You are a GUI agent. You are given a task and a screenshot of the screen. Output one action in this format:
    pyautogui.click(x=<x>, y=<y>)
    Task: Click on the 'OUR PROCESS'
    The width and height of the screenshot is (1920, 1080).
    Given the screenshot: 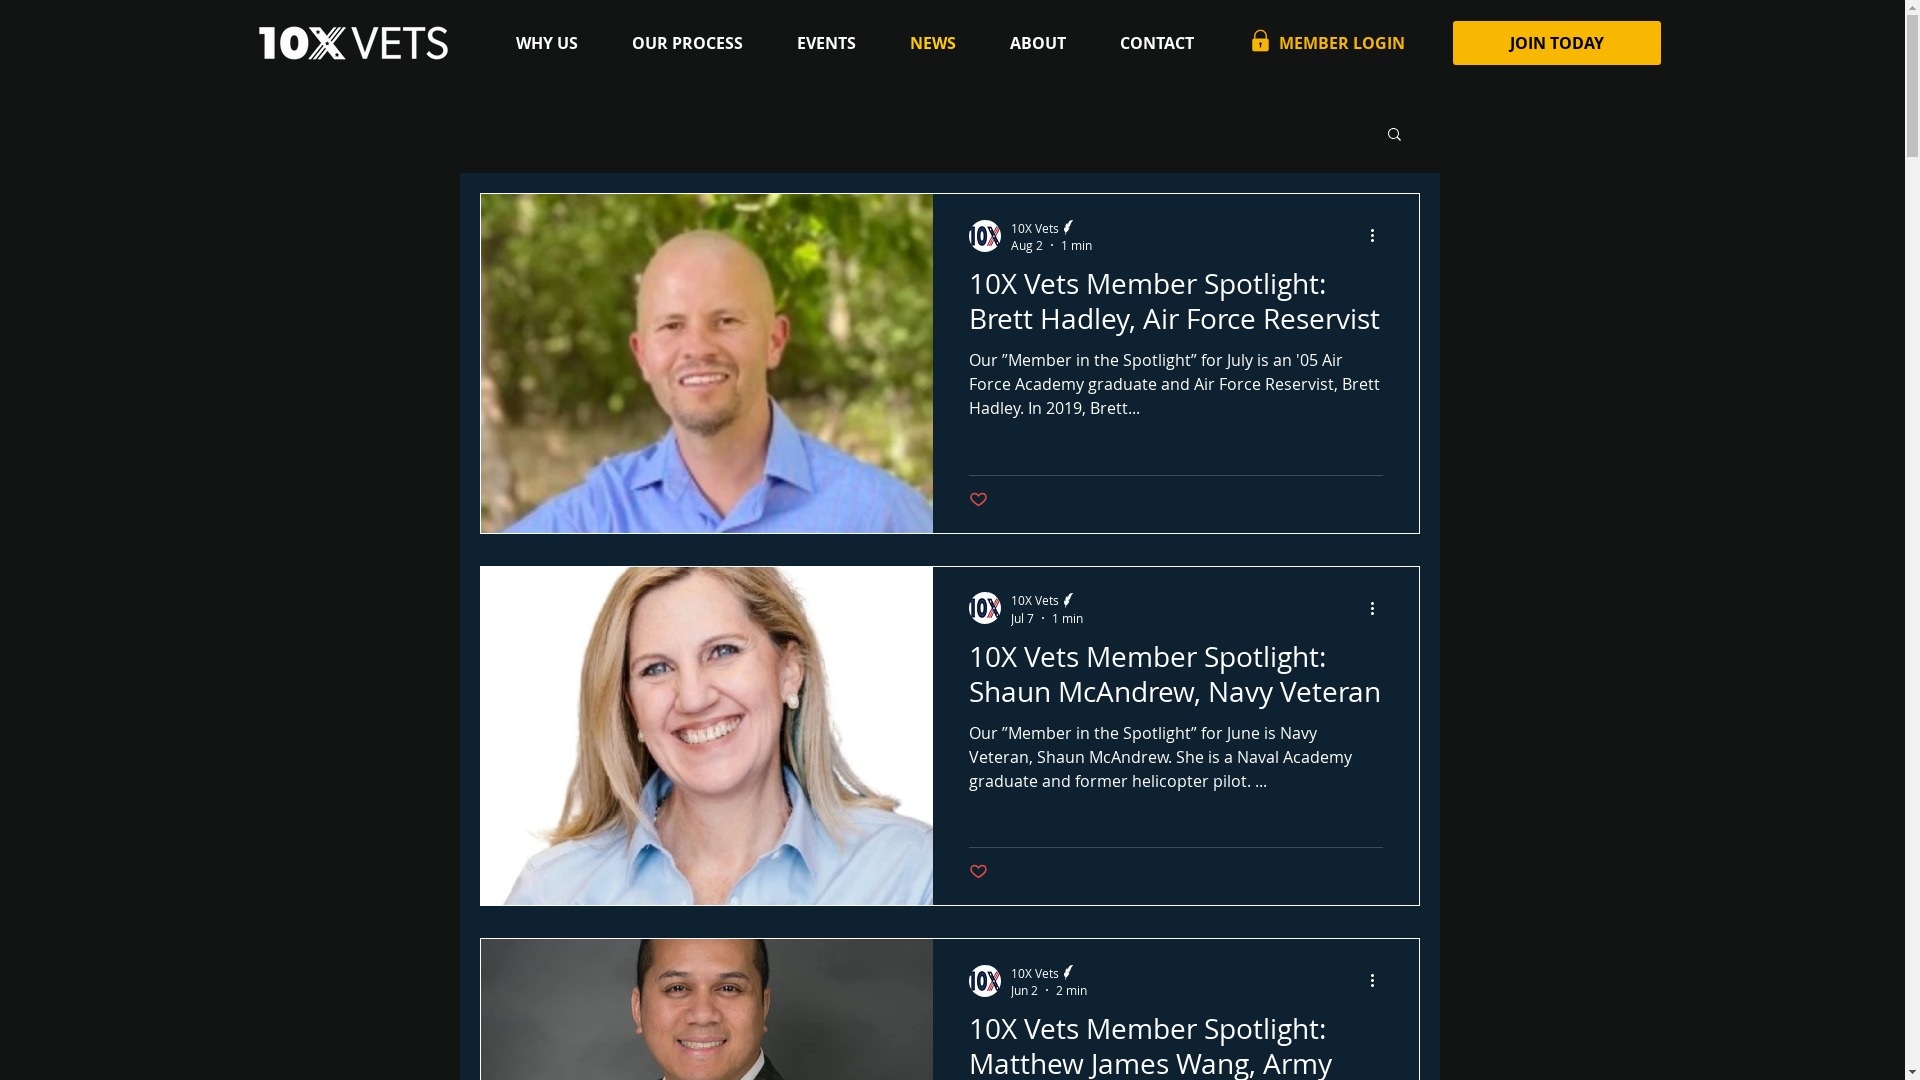 What is the action you would take?
    pyautogui.click(x=698, y=42)
    